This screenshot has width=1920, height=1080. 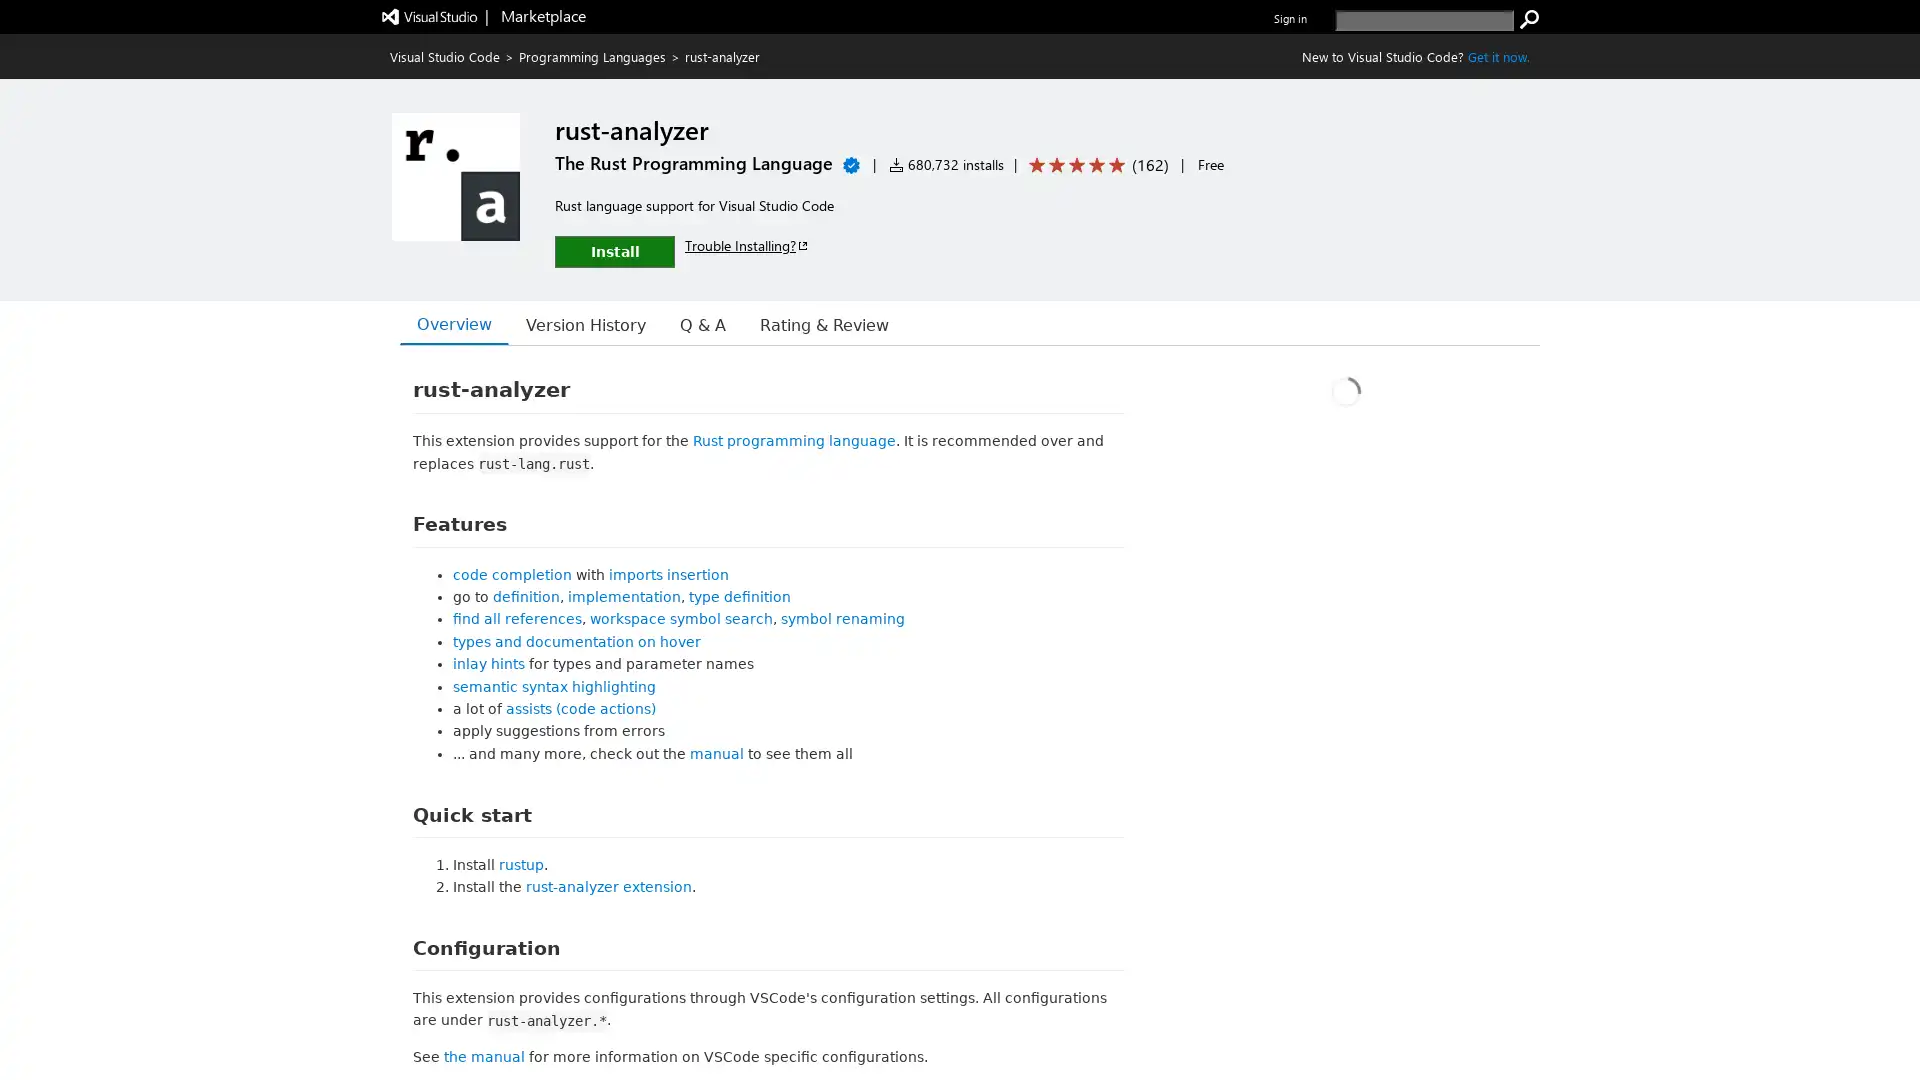 I want to click on Overview, so click(x=449, y=323).